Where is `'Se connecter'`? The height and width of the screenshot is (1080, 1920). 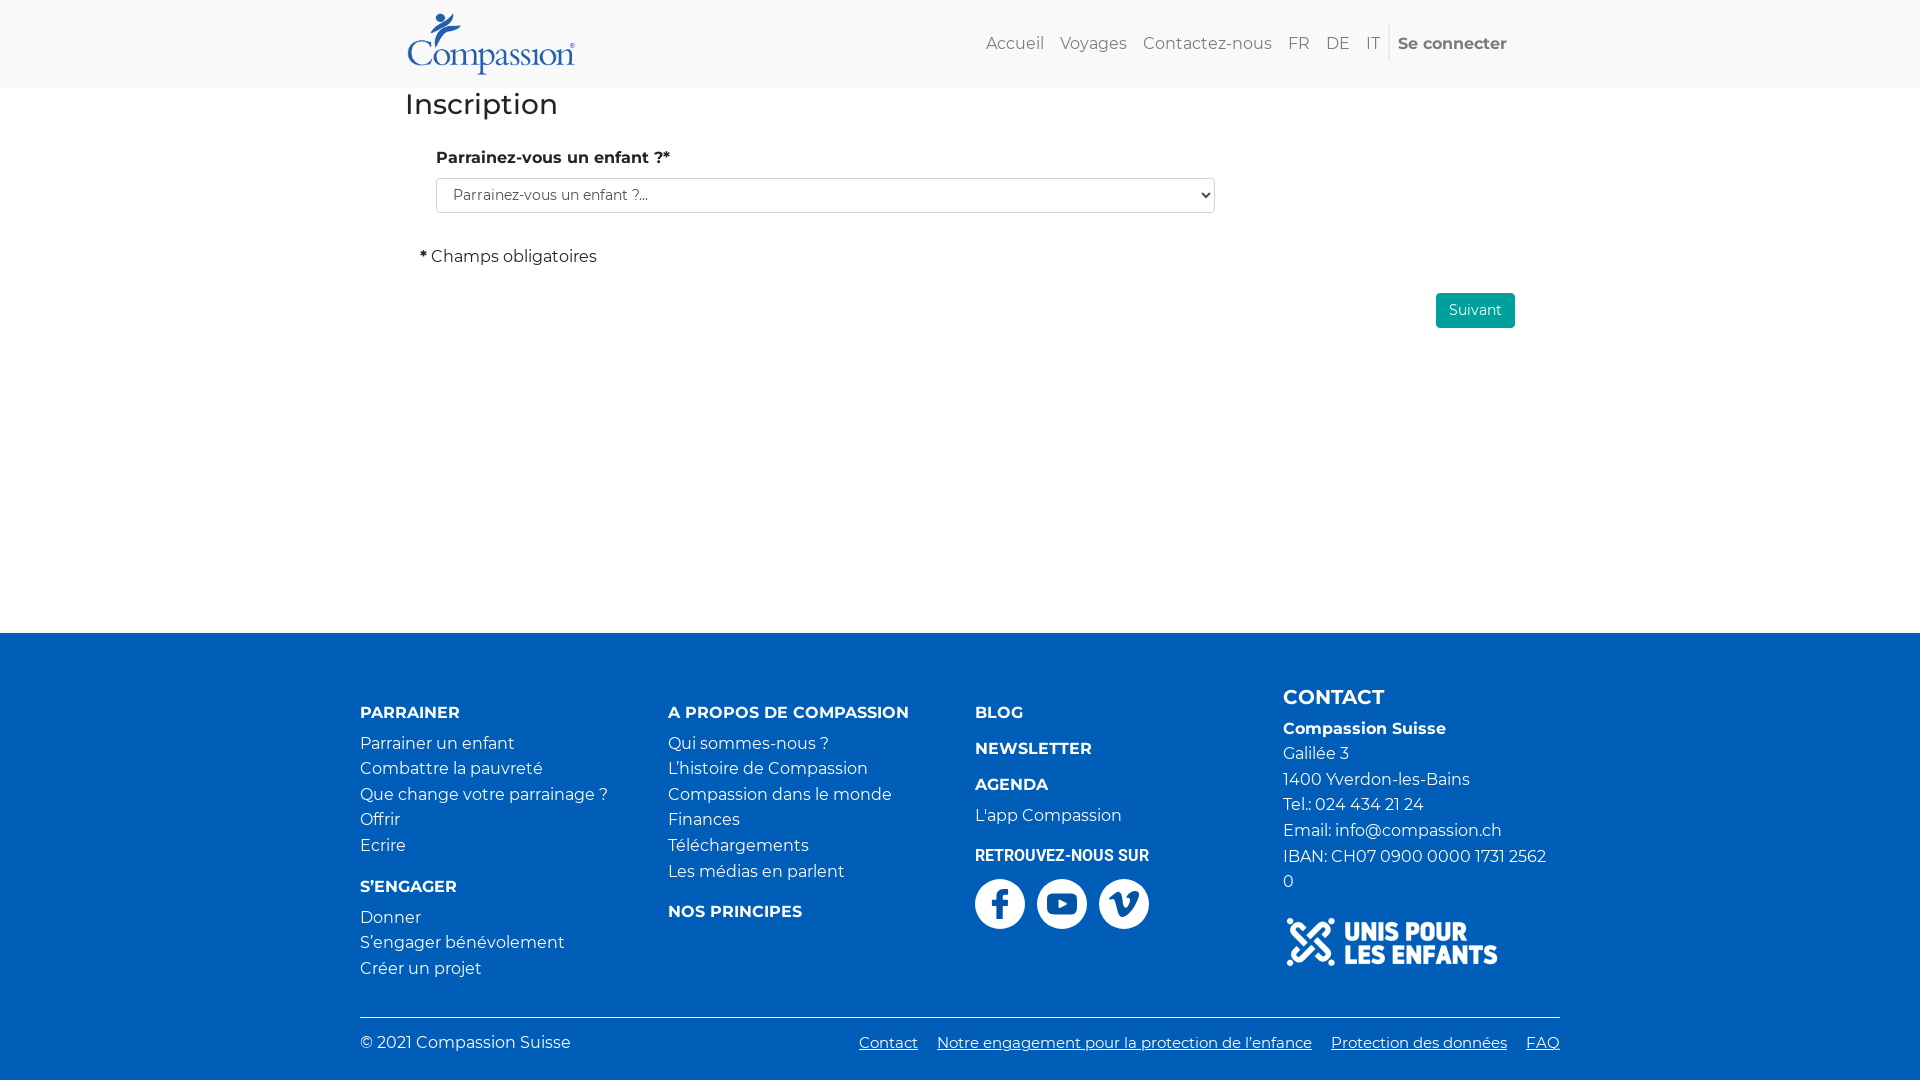 'Se connecter' is located at coordinates (1389, 43).